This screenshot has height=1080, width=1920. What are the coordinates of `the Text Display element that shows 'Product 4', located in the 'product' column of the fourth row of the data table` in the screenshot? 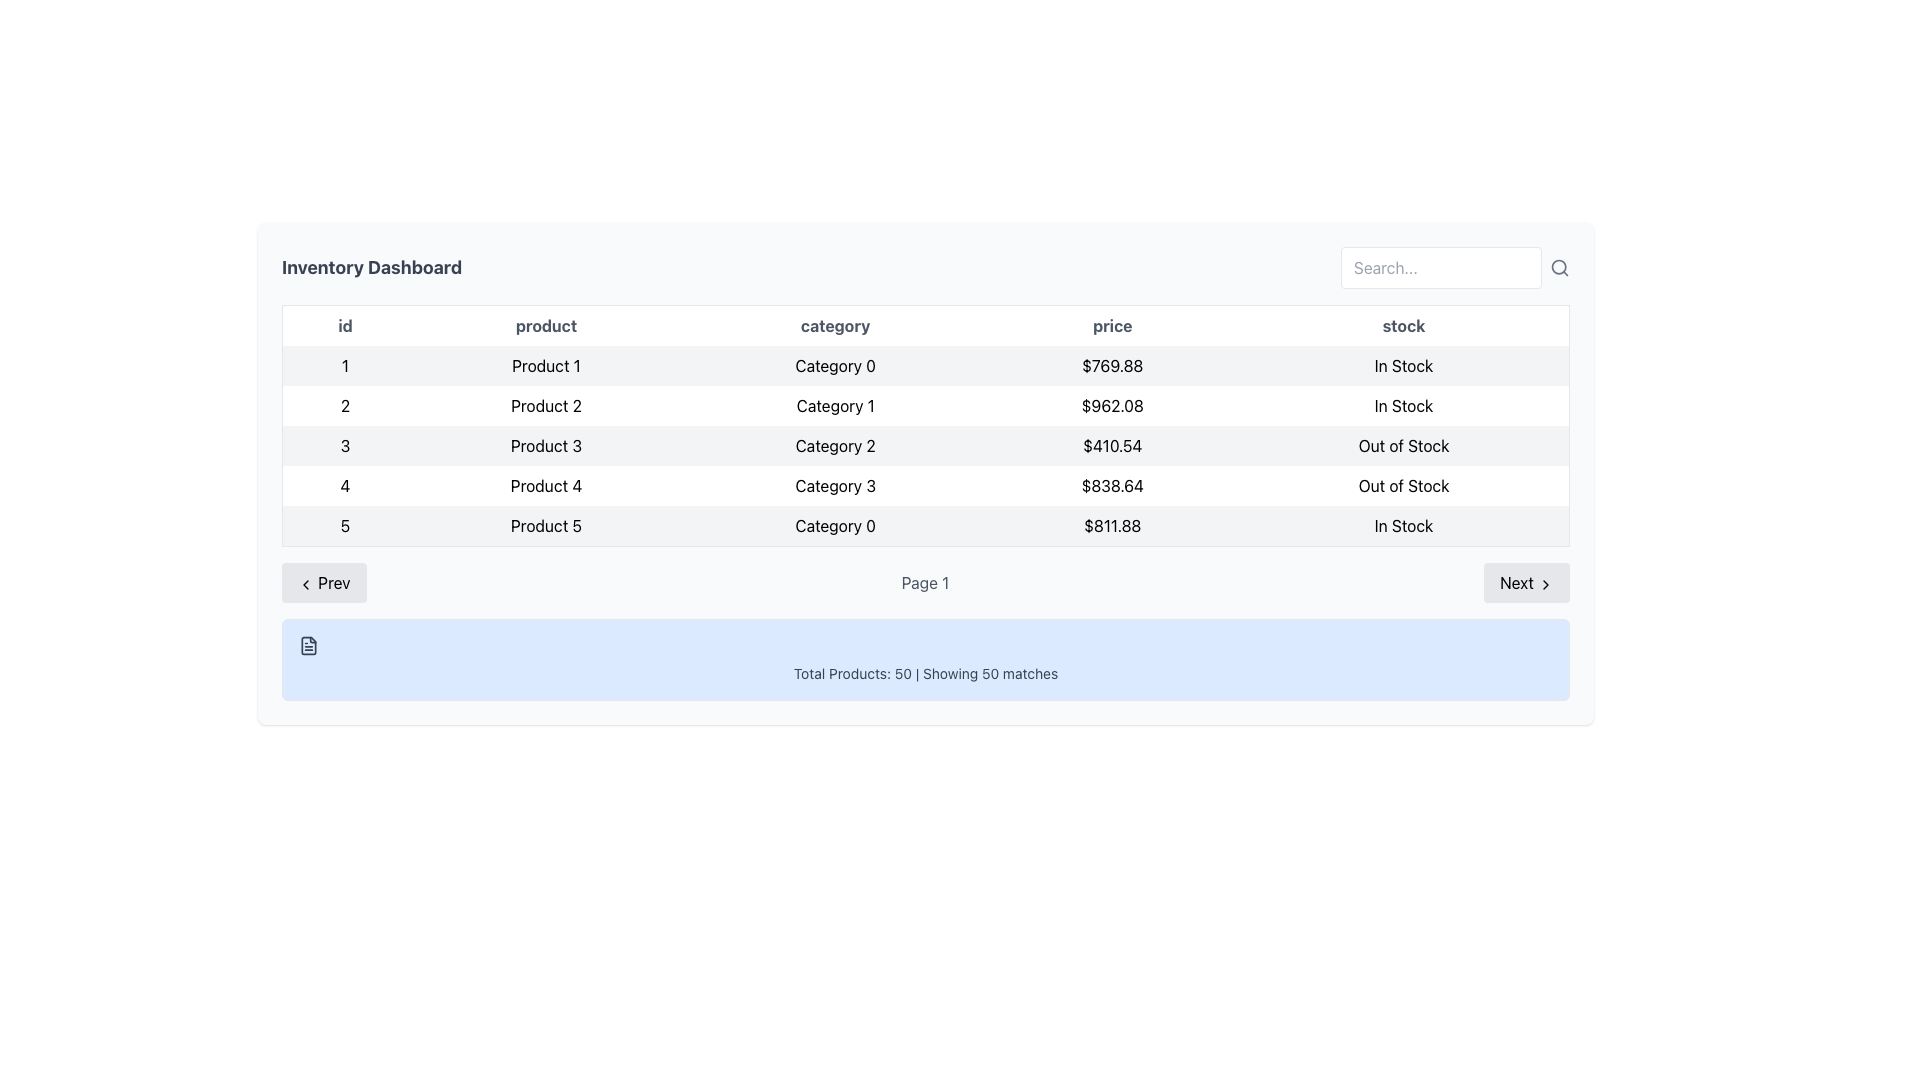 It's located at (546, 486).